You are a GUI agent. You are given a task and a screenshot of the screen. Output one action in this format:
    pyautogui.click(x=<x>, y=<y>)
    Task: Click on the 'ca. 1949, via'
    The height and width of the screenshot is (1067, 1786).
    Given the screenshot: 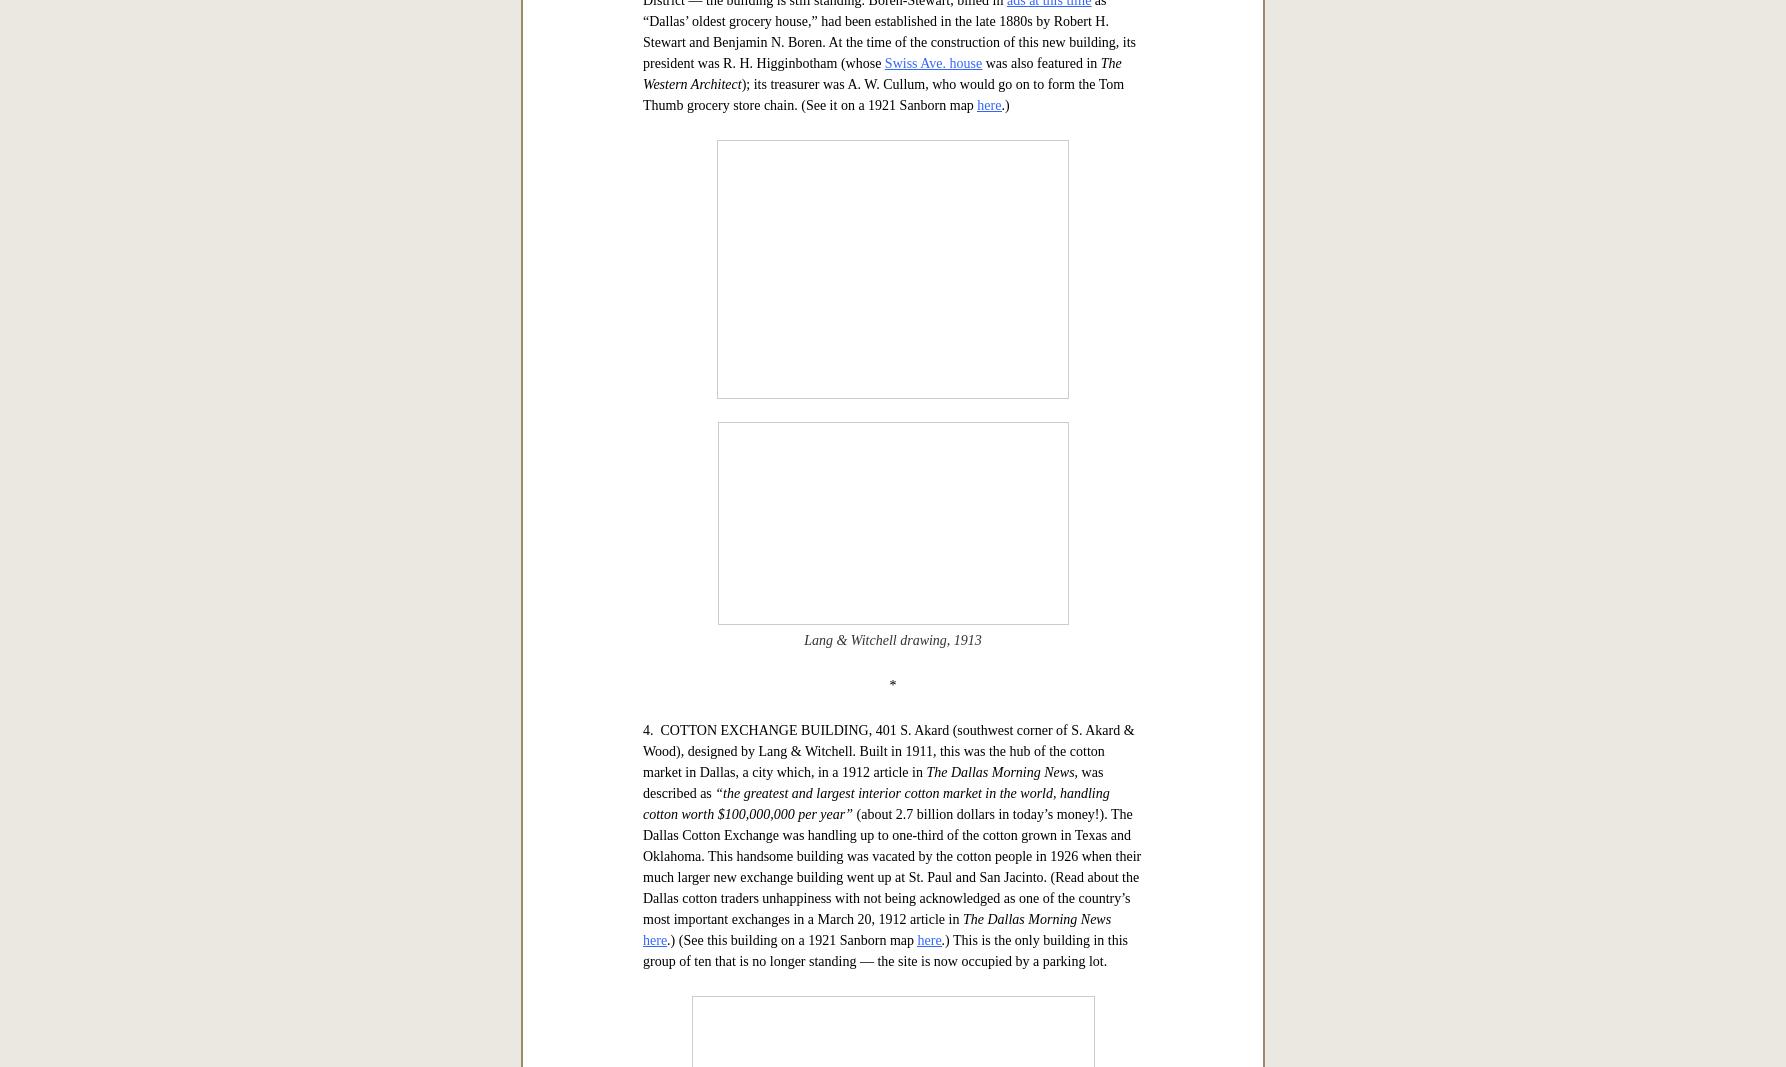 What is the action you would take?
    pyautogui.click(x=835, y=495)
    